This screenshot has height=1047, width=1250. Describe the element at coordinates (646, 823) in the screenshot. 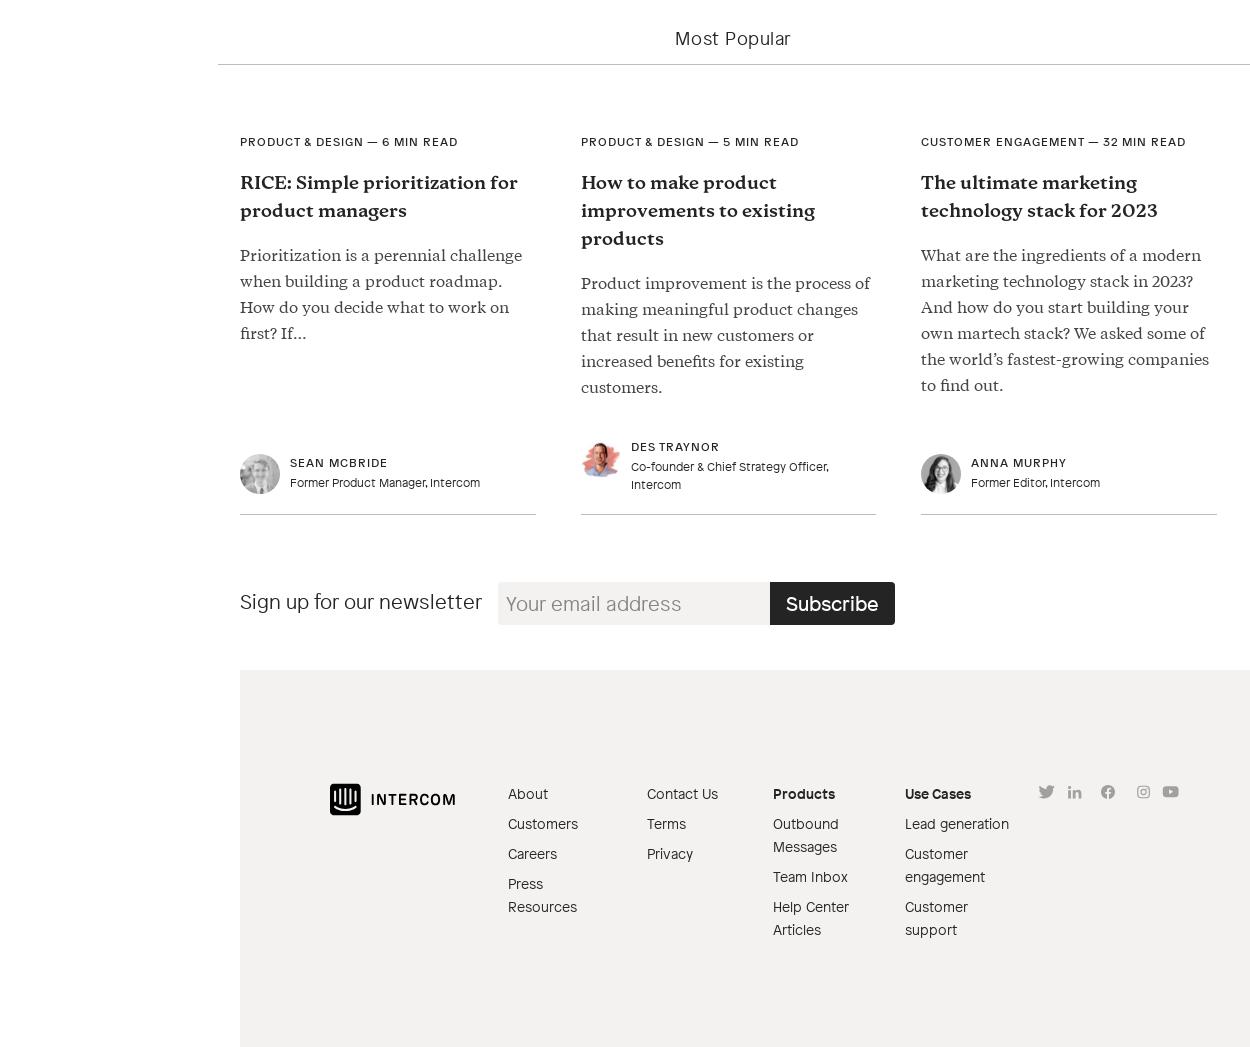

I see `'Terms'` at that location.